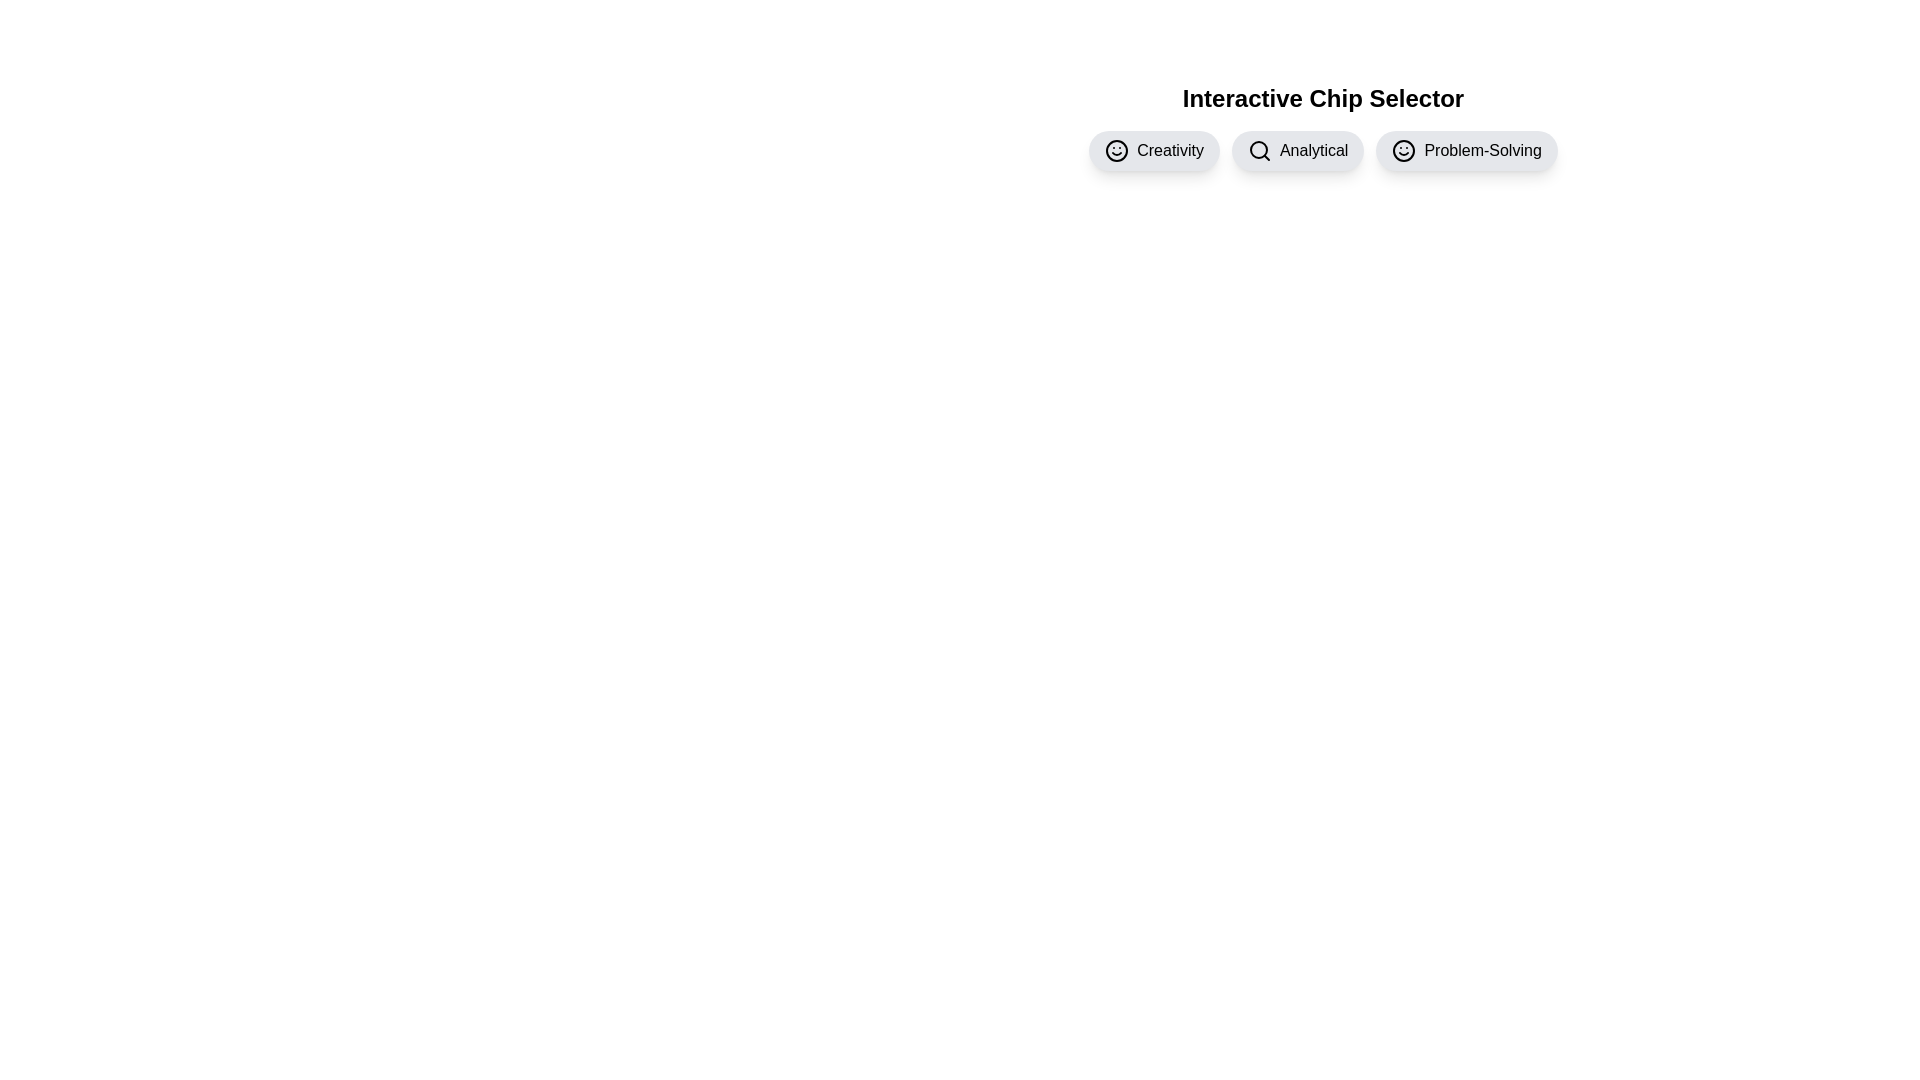 The height and width of the screenshot is (1080, 1920). What do you see at coordinates (1467, 149) in the screenshot?
I see `the chip labeled Problem-Solving to observe its hover effects` at bounding box center [1467, 149].